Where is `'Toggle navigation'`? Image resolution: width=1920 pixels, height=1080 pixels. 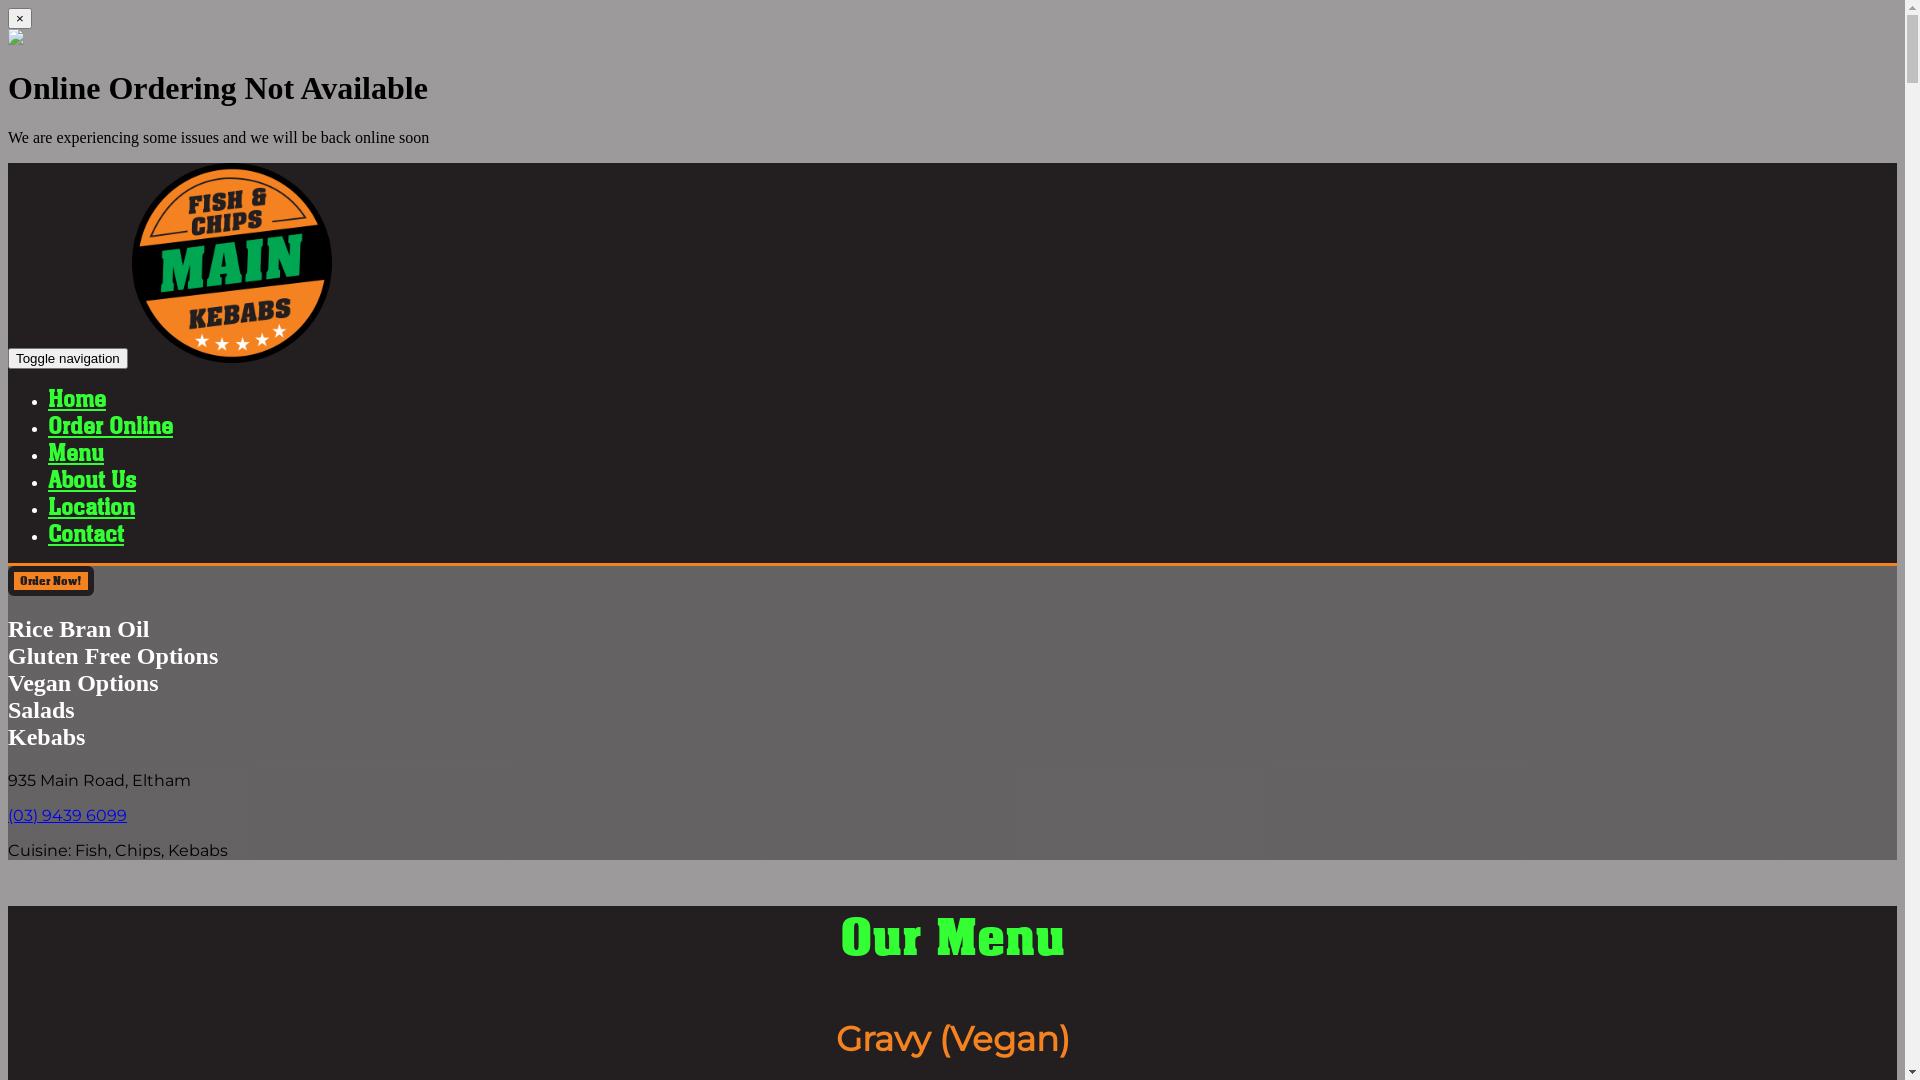 'Toggle navigation' is located at coordinates (8, 357).